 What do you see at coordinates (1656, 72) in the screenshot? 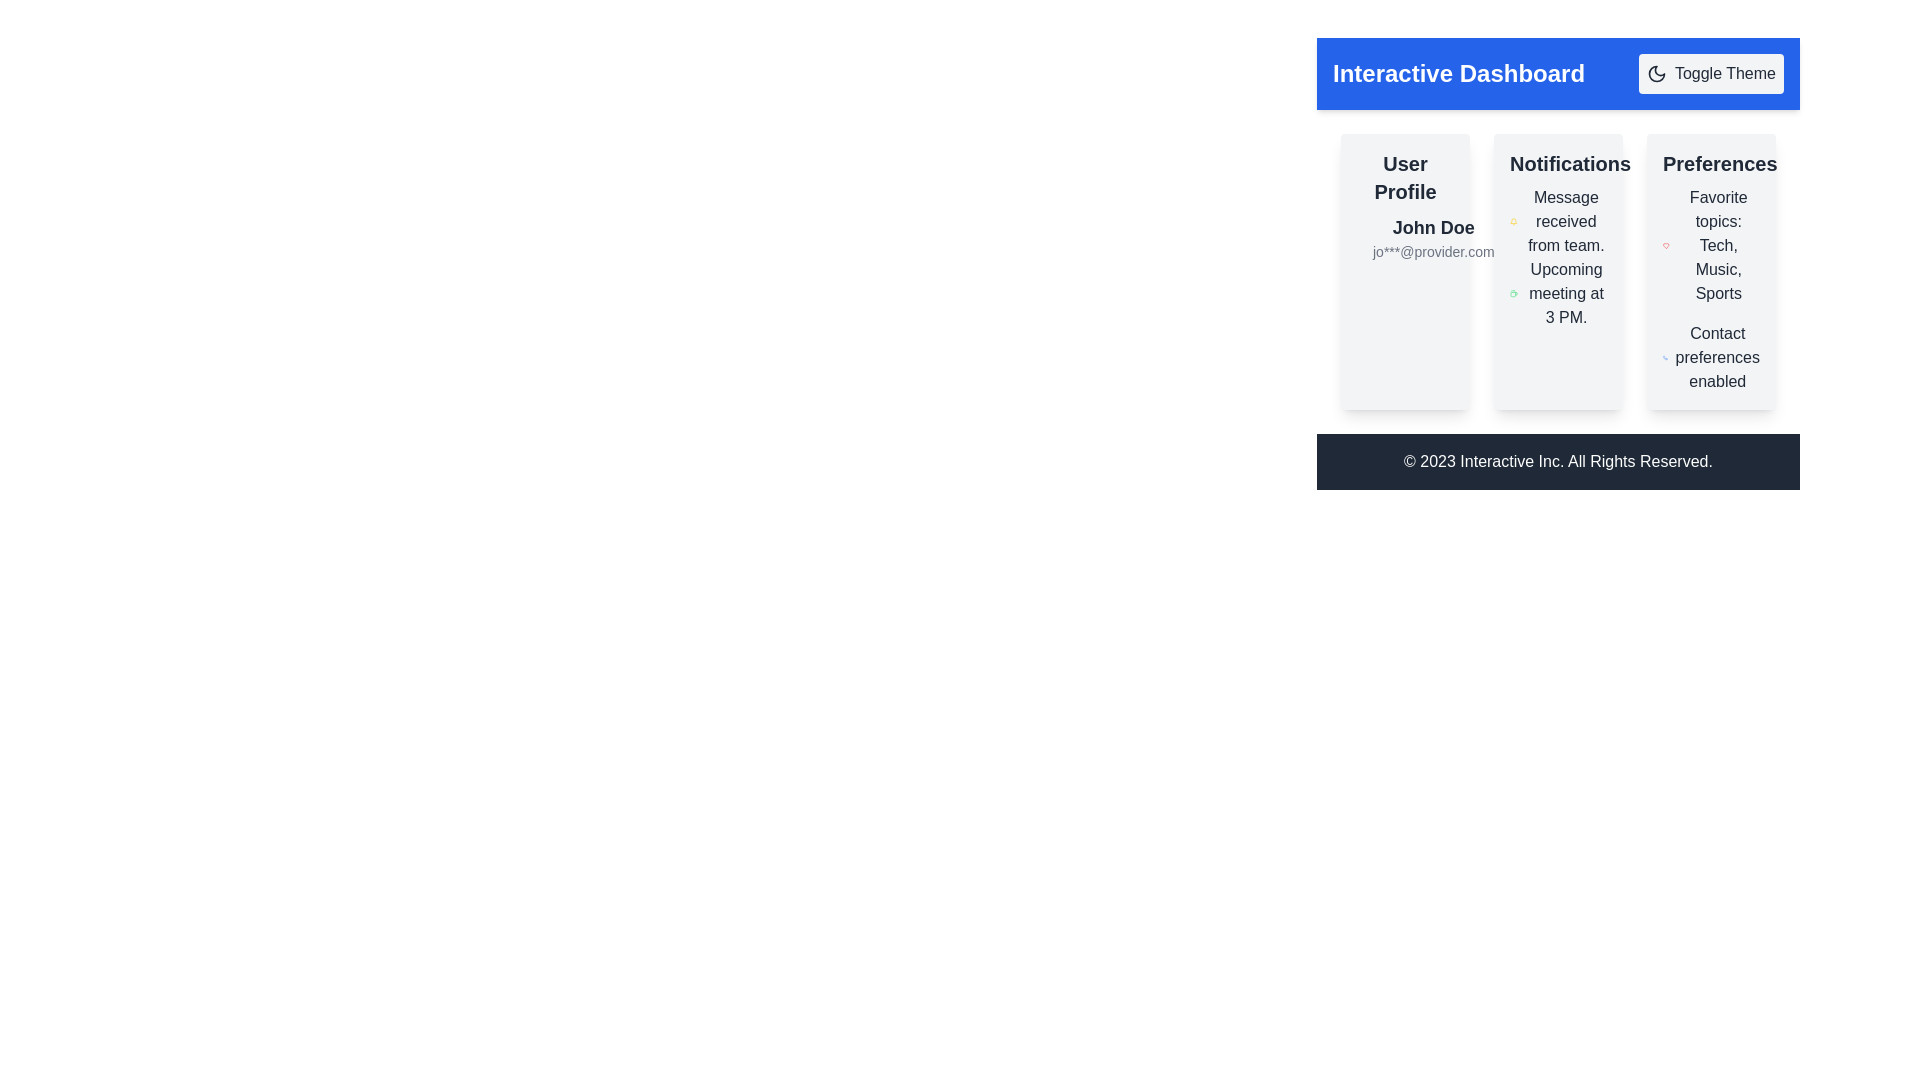
I see `the theme toggle icon located in the top-right corner of the interface, beside the 'Interactive Dashboard' title` at bounding box center [1656, 72].